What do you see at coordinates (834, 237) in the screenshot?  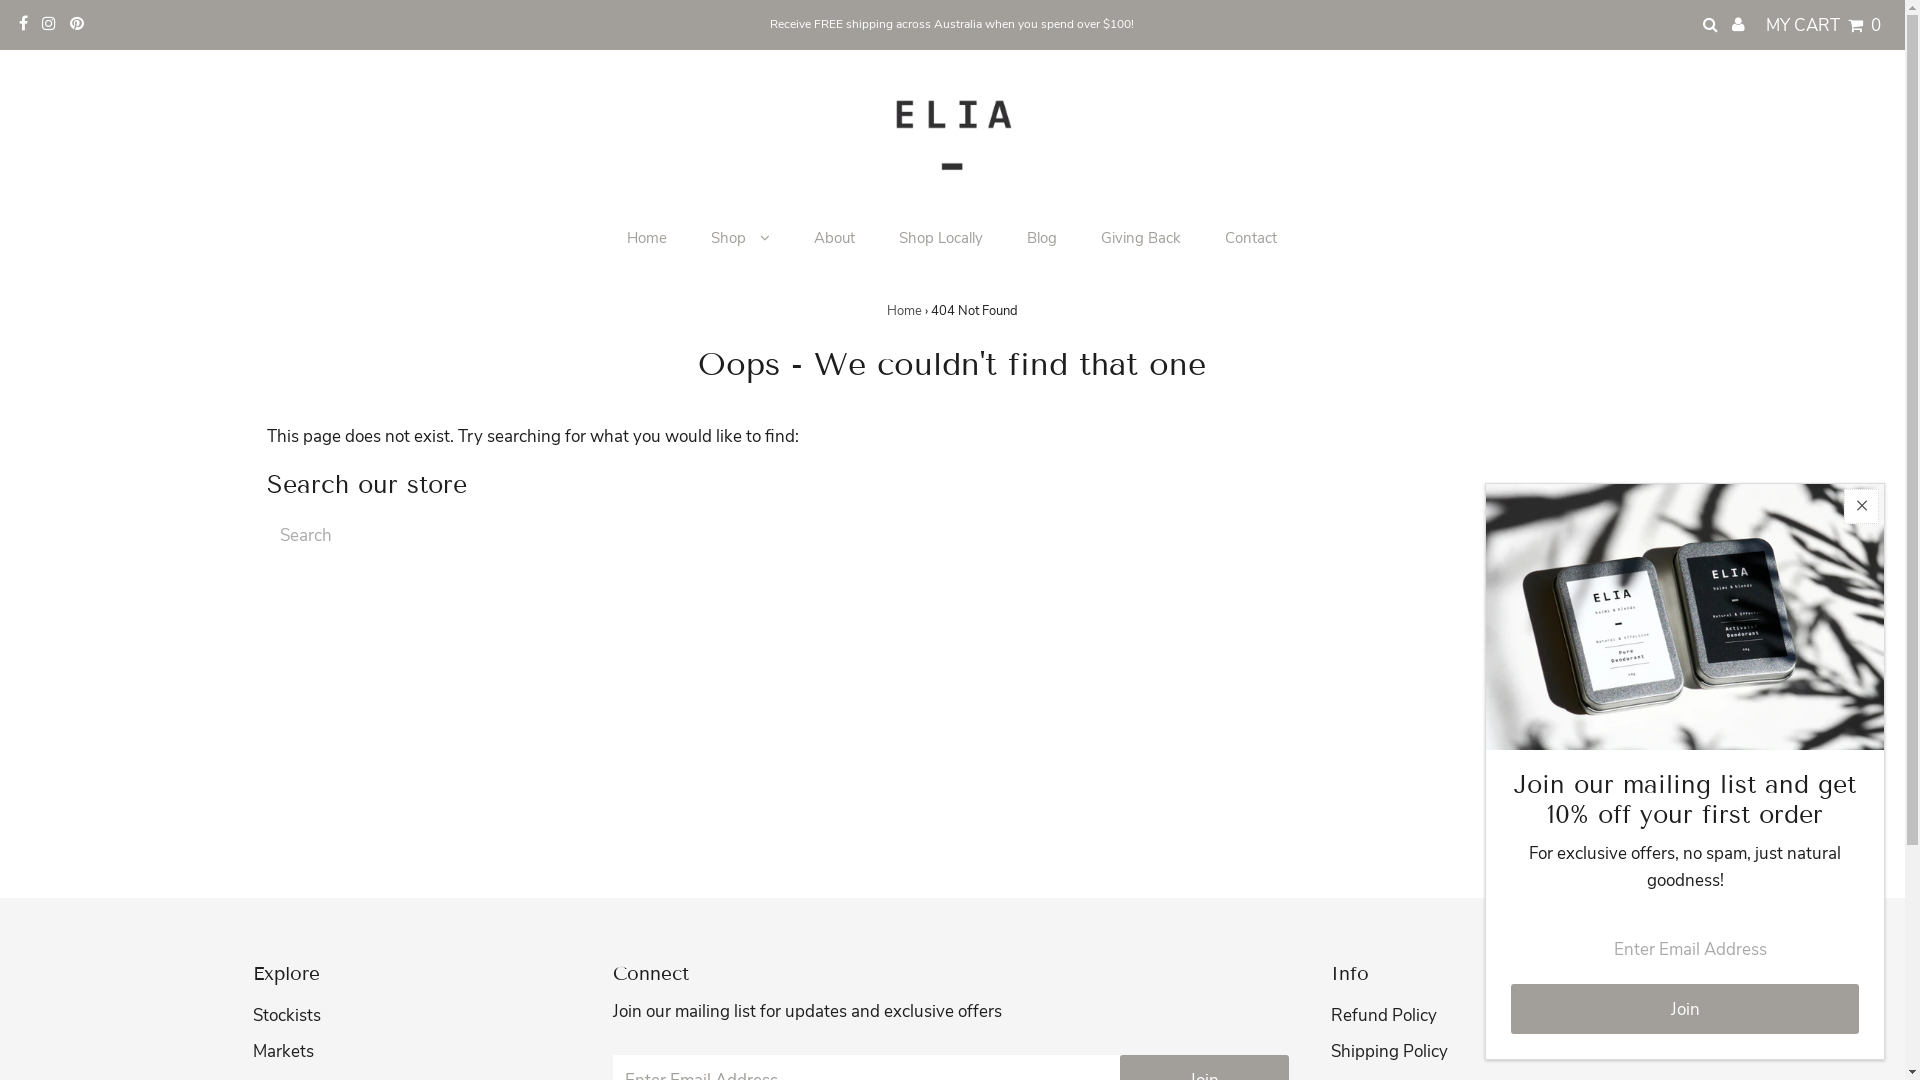 I see `'About'` at bounding box center [834, 237].